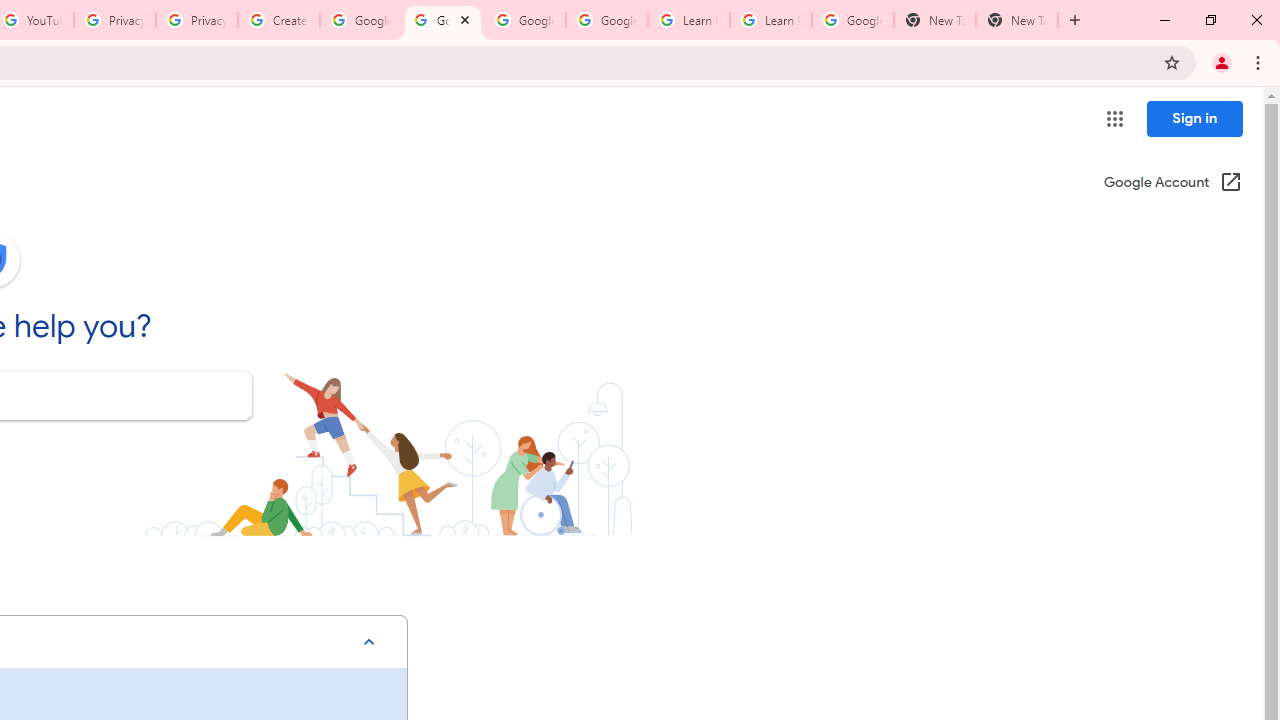 The image size is (1280, 720). I want to click on 'Google Account Help', so click(524, 20).